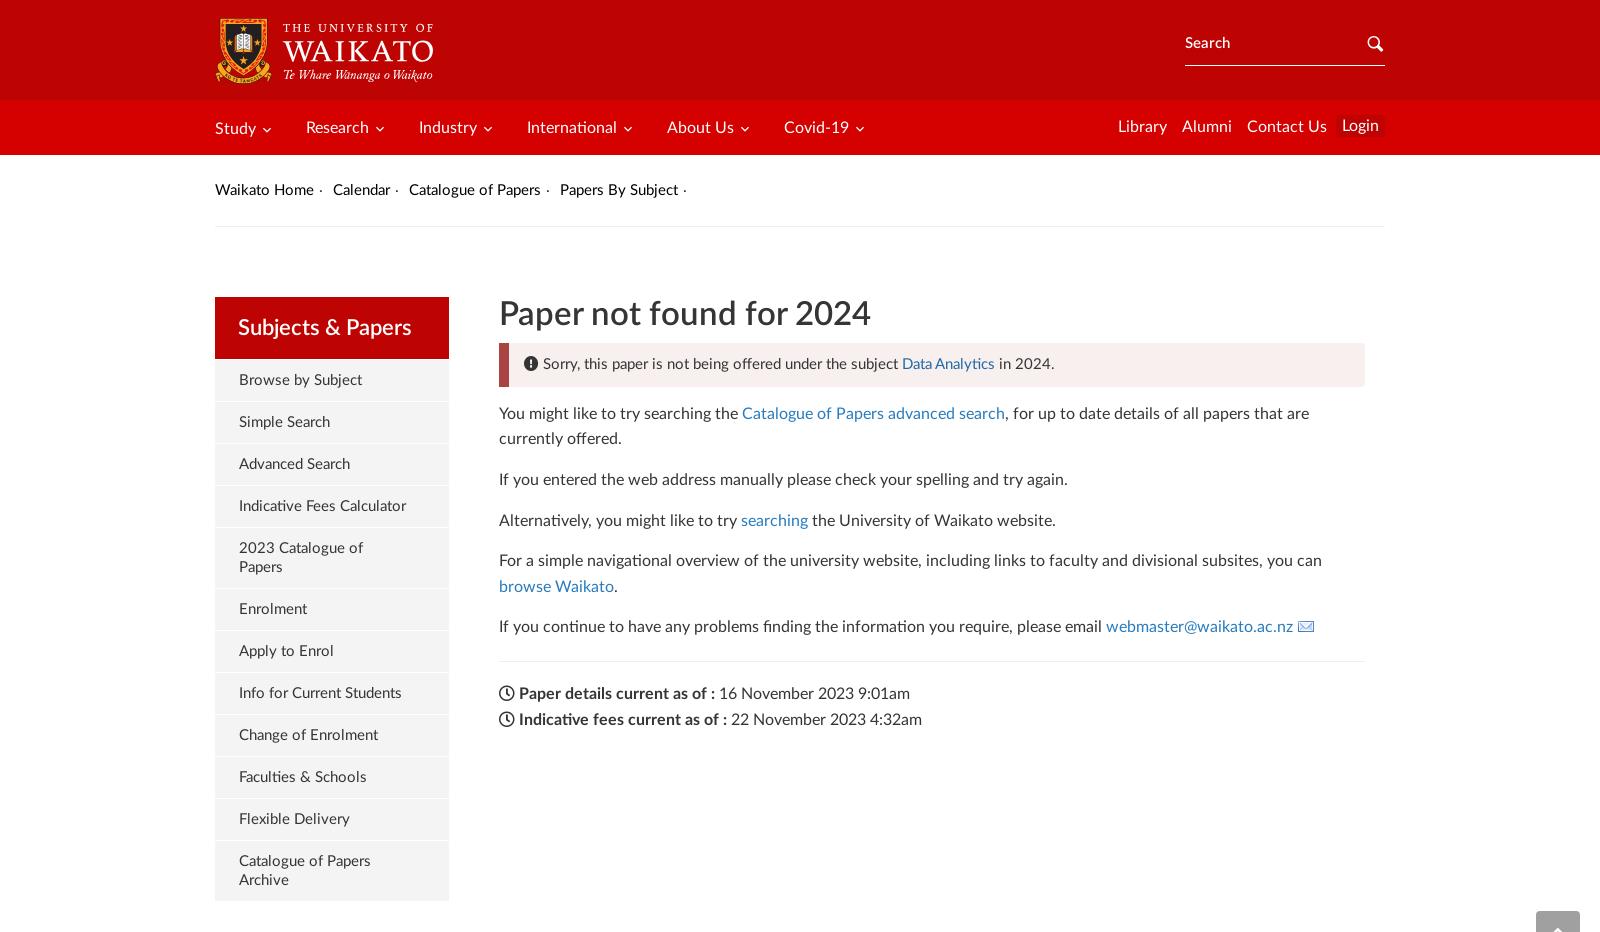  I want to click on '2023 Catalogue of Papers', so click(300, 556).